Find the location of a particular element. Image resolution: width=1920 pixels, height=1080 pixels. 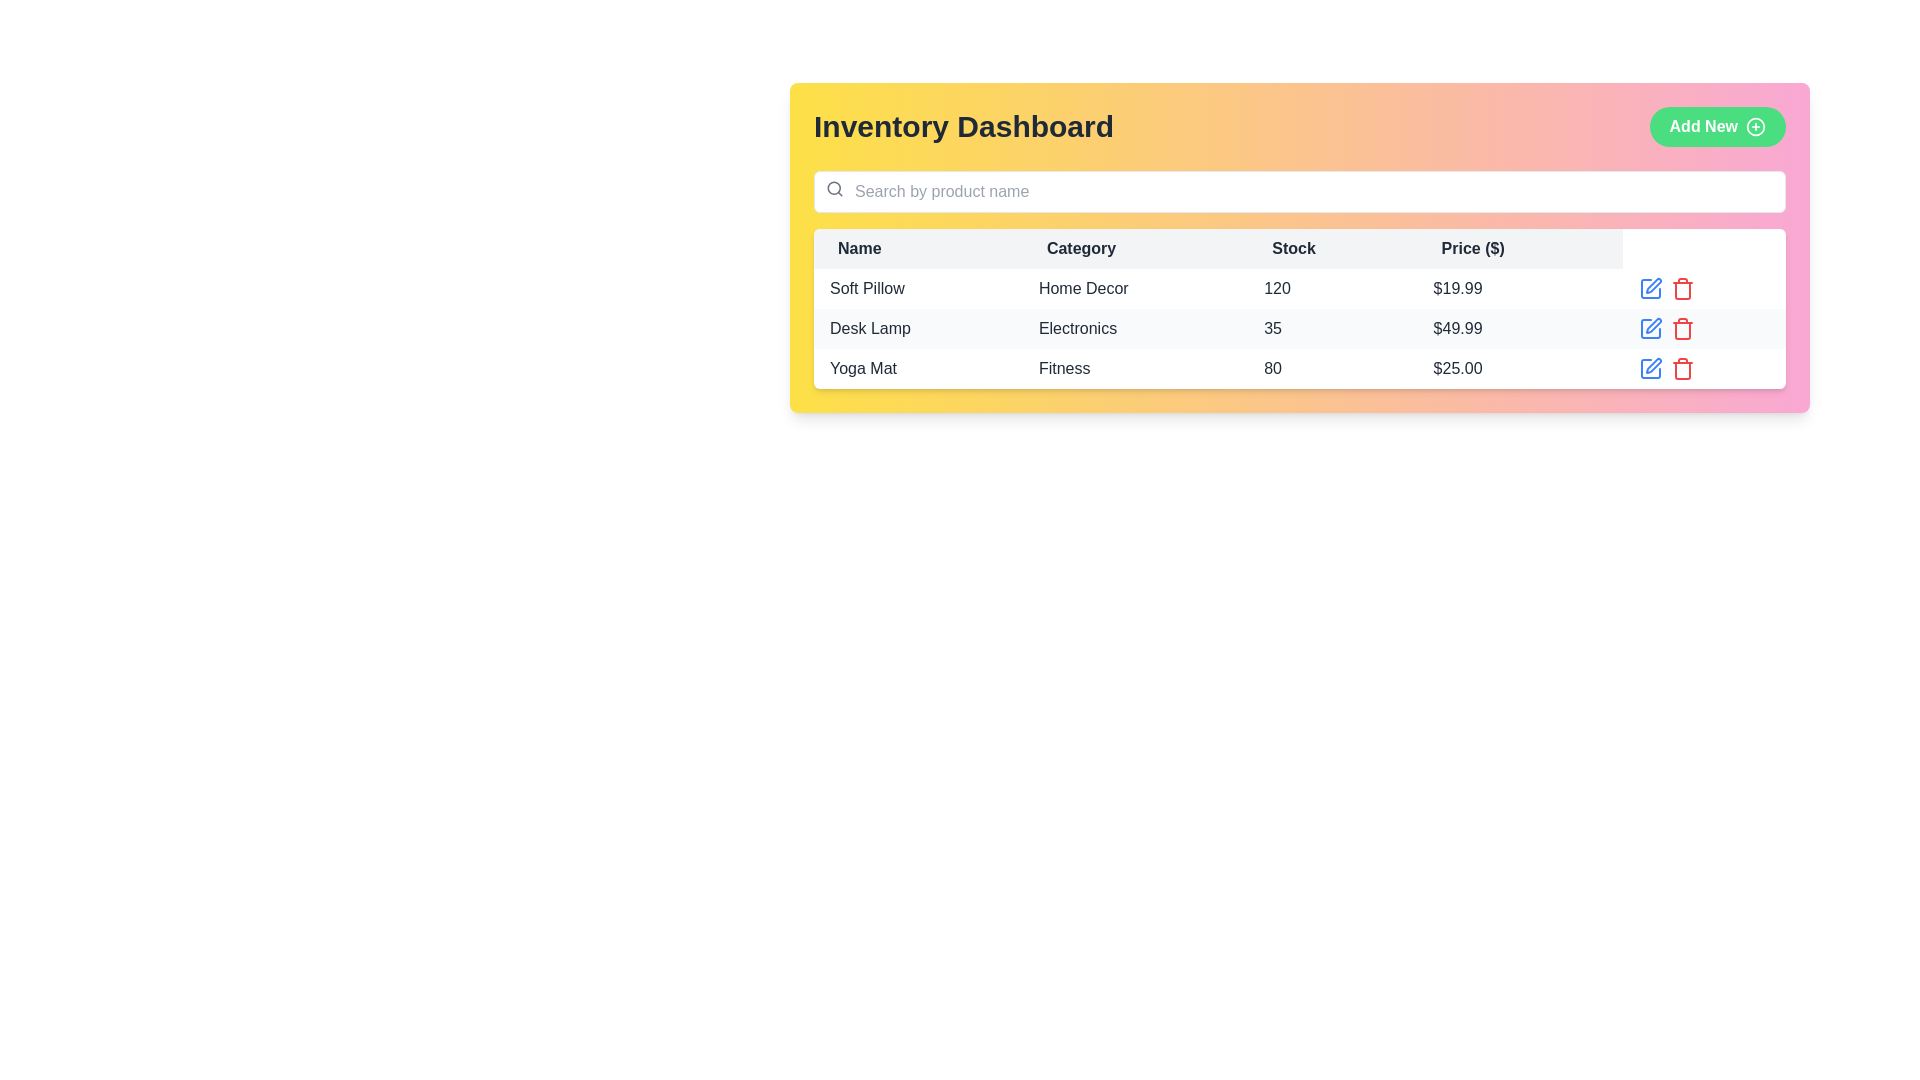

the price display of the 'Soft Pillow' product in the inventory table, located in the last column of the first row under the 'Price ($)' column is located at coordinates (1520, 289).